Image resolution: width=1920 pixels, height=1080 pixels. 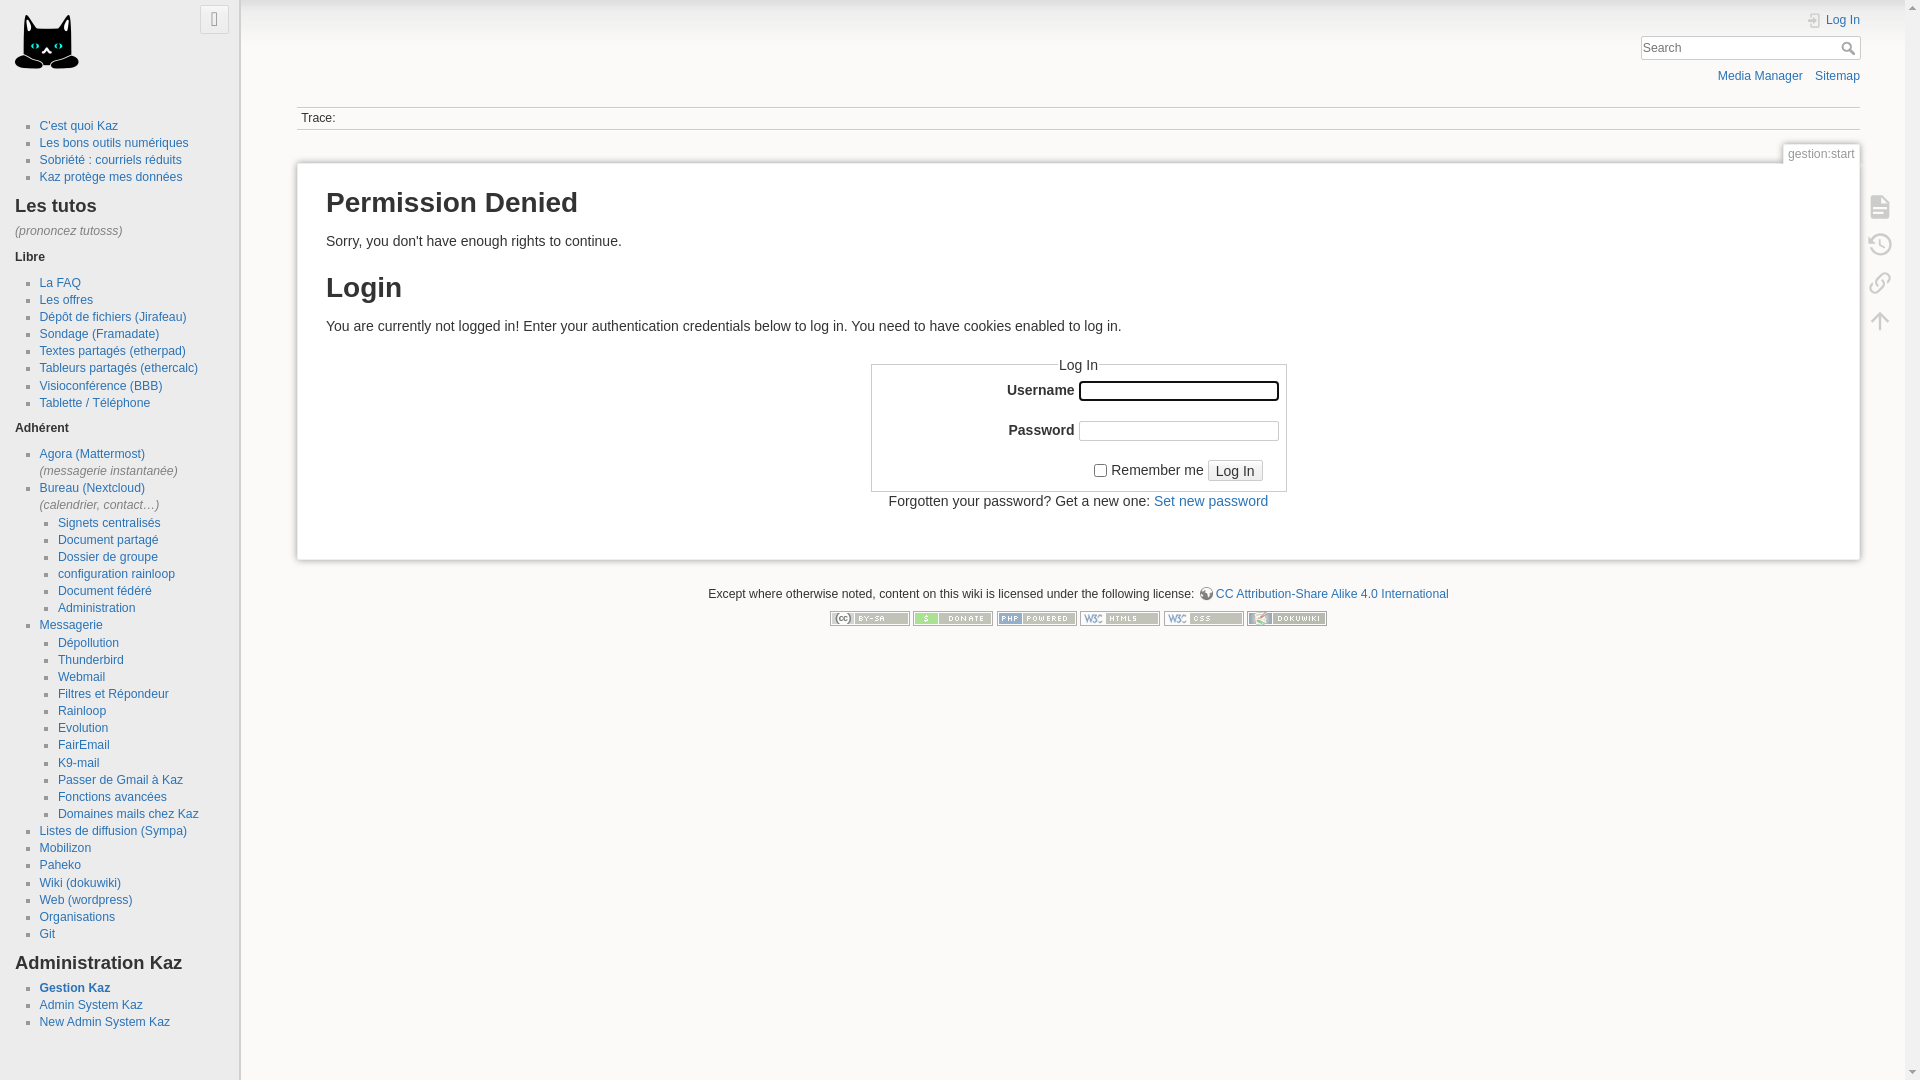 What do you see at coordinates (48, 933) in the screenshot?
I see `'Git'` at bounding box center [48, 933].